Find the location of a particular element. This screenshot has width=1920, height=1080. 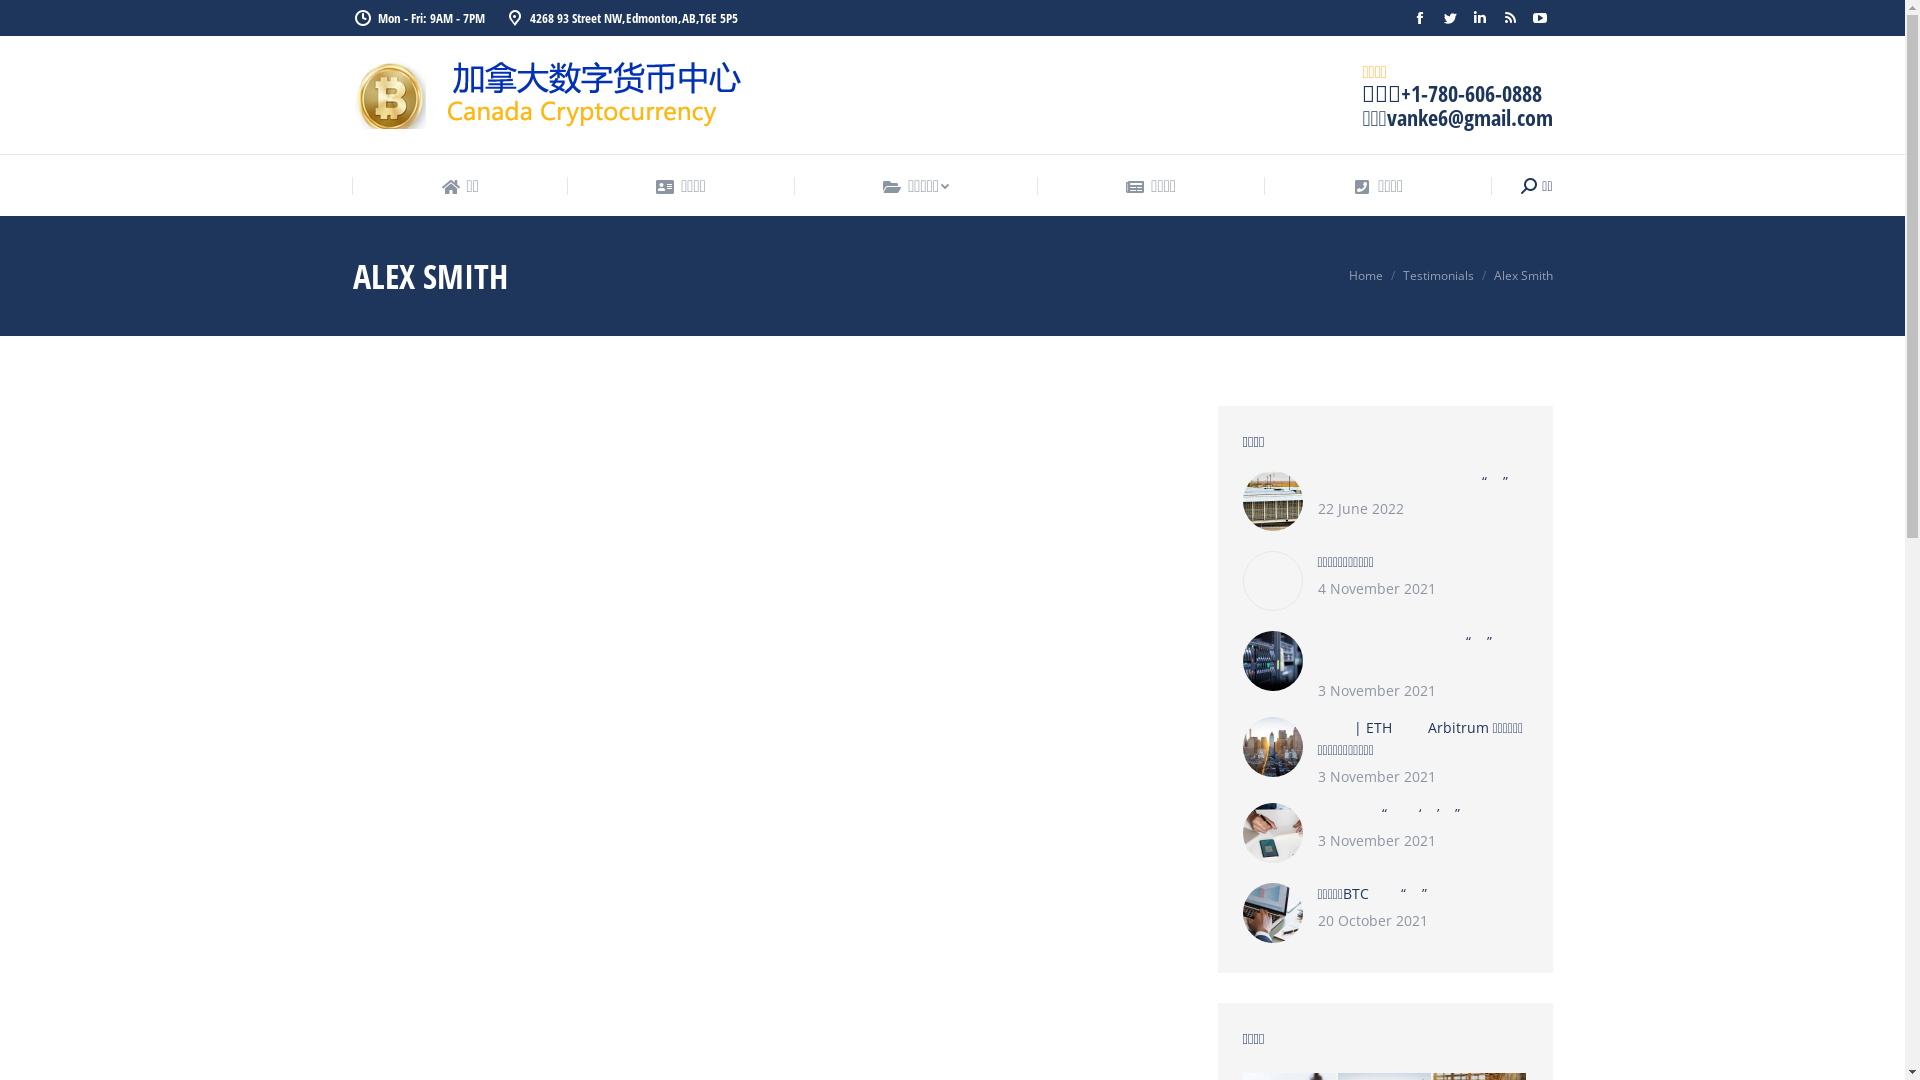

'Home' is located at coordinates (1363, 275).